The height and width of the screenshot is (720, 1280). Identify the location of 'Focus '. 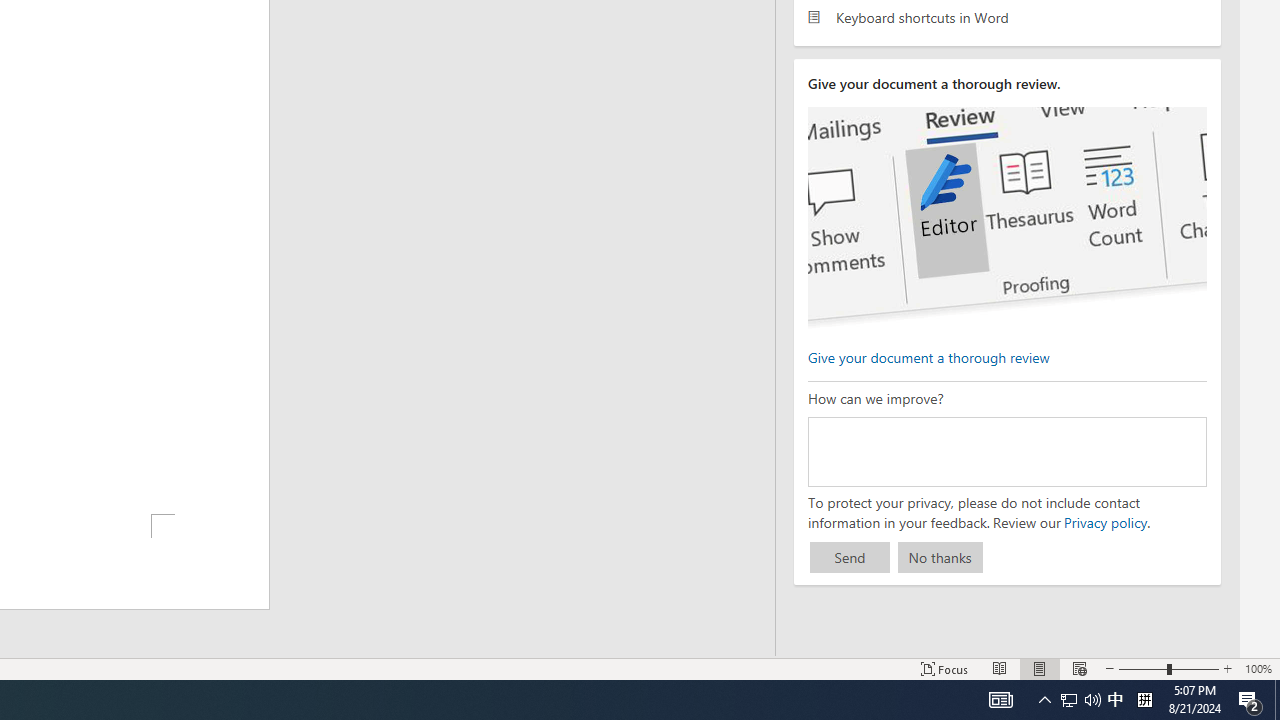
(943, 669).